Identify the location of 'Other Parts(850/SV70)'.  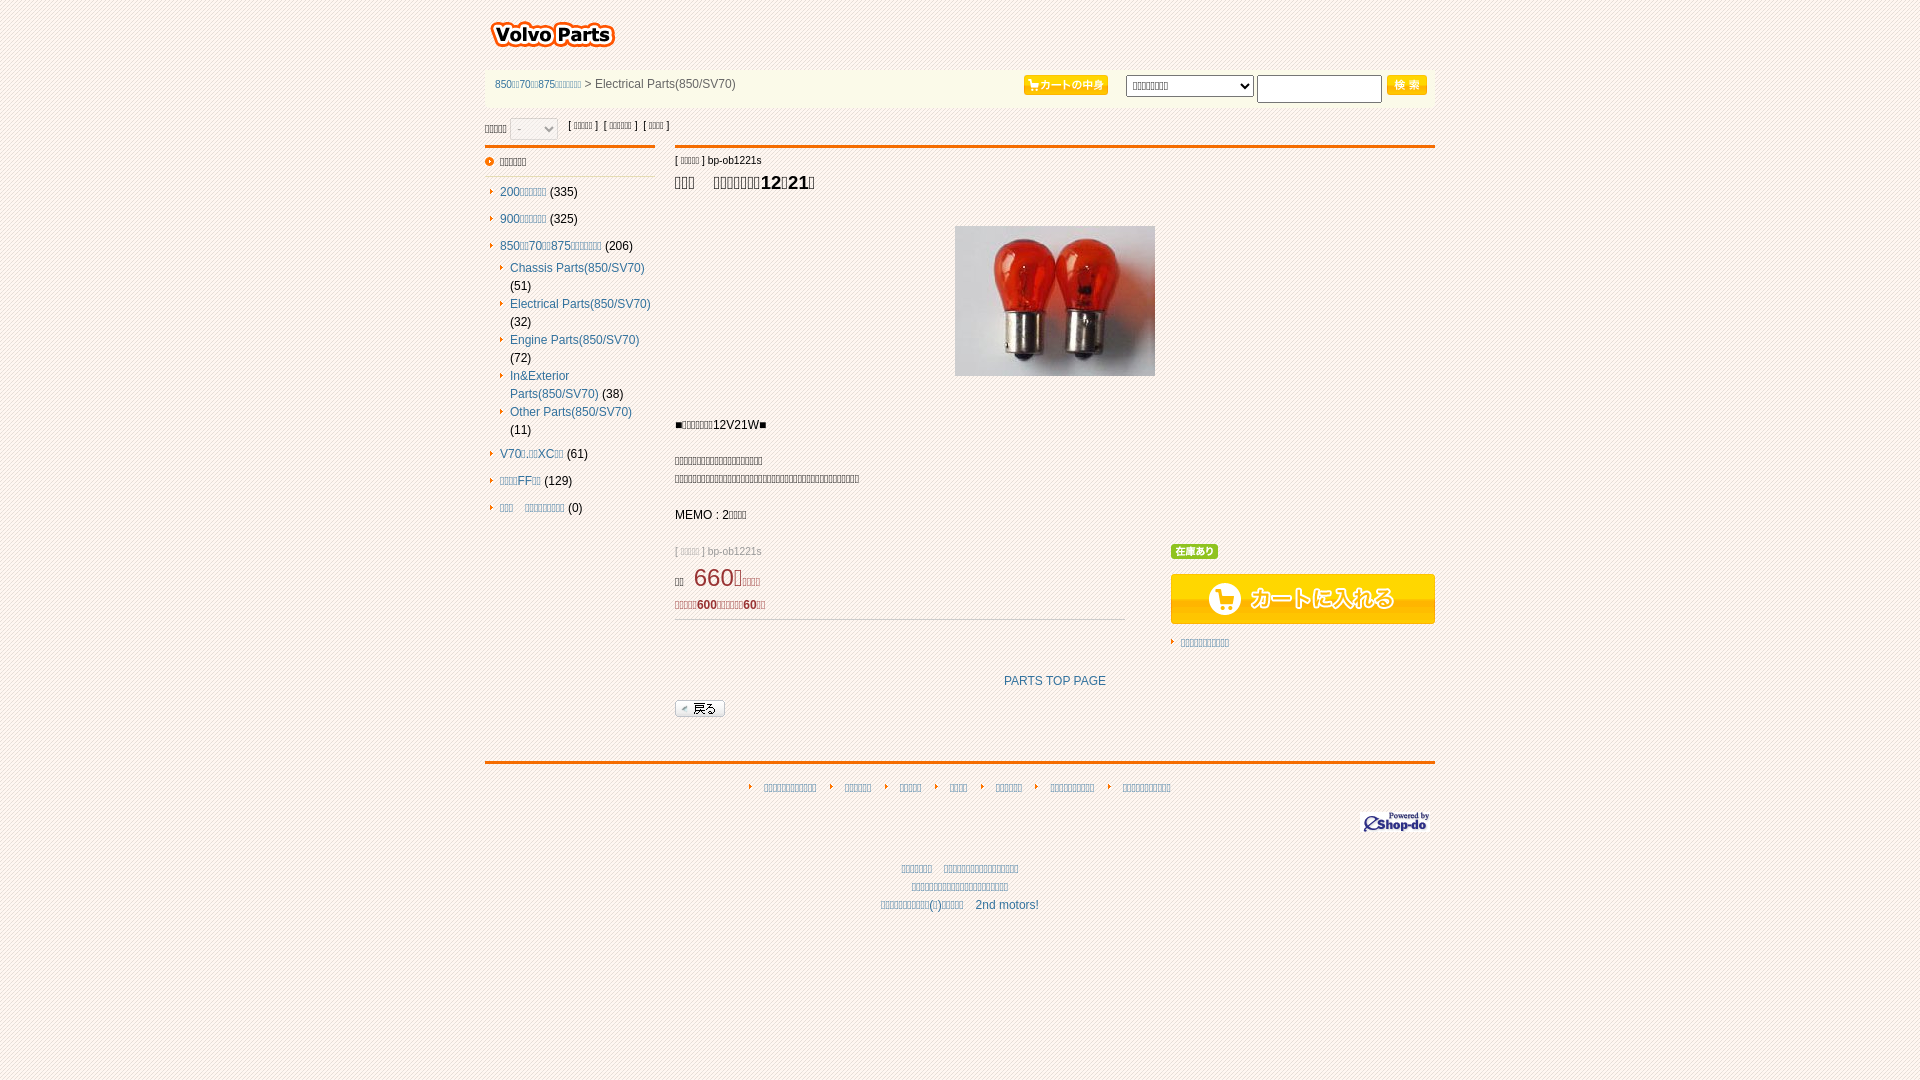
(570, 411).